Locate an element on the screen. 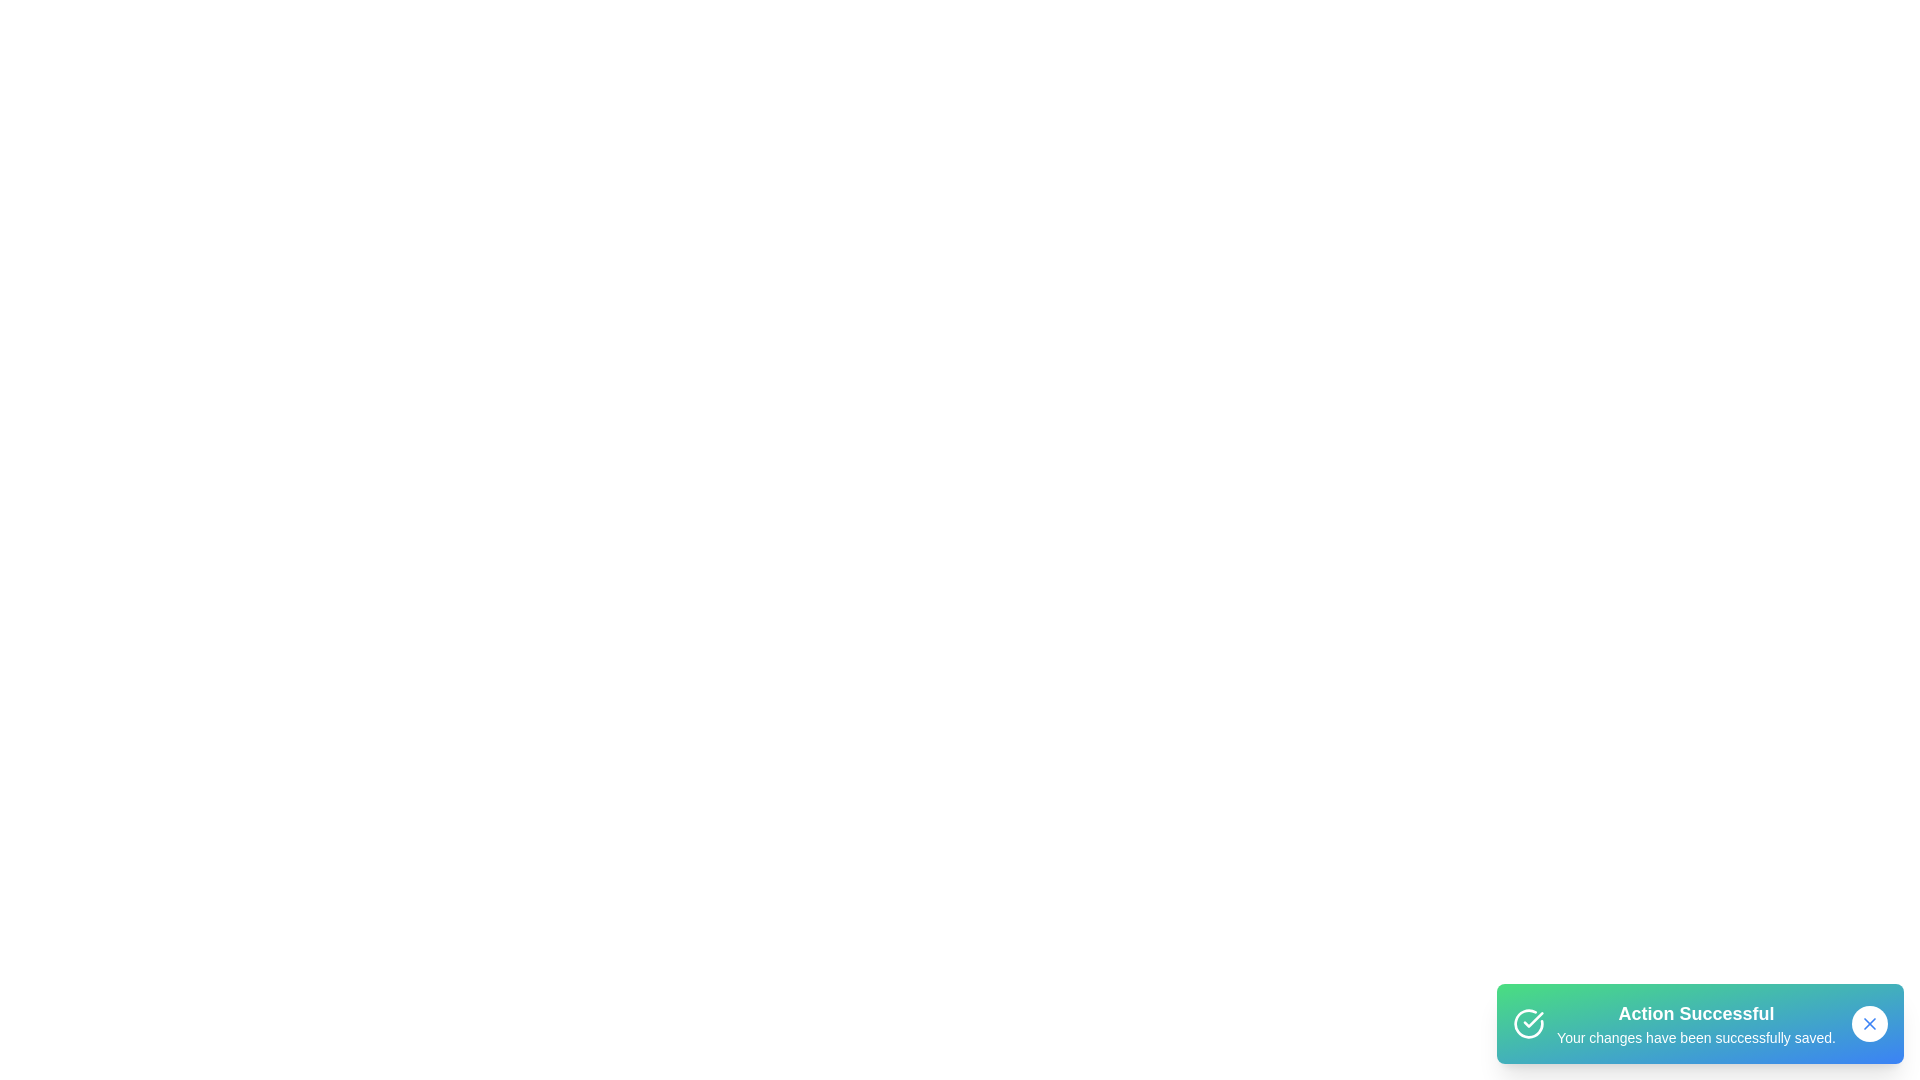  the notification icon to inspect it is located at coordinates (1528, 1023).